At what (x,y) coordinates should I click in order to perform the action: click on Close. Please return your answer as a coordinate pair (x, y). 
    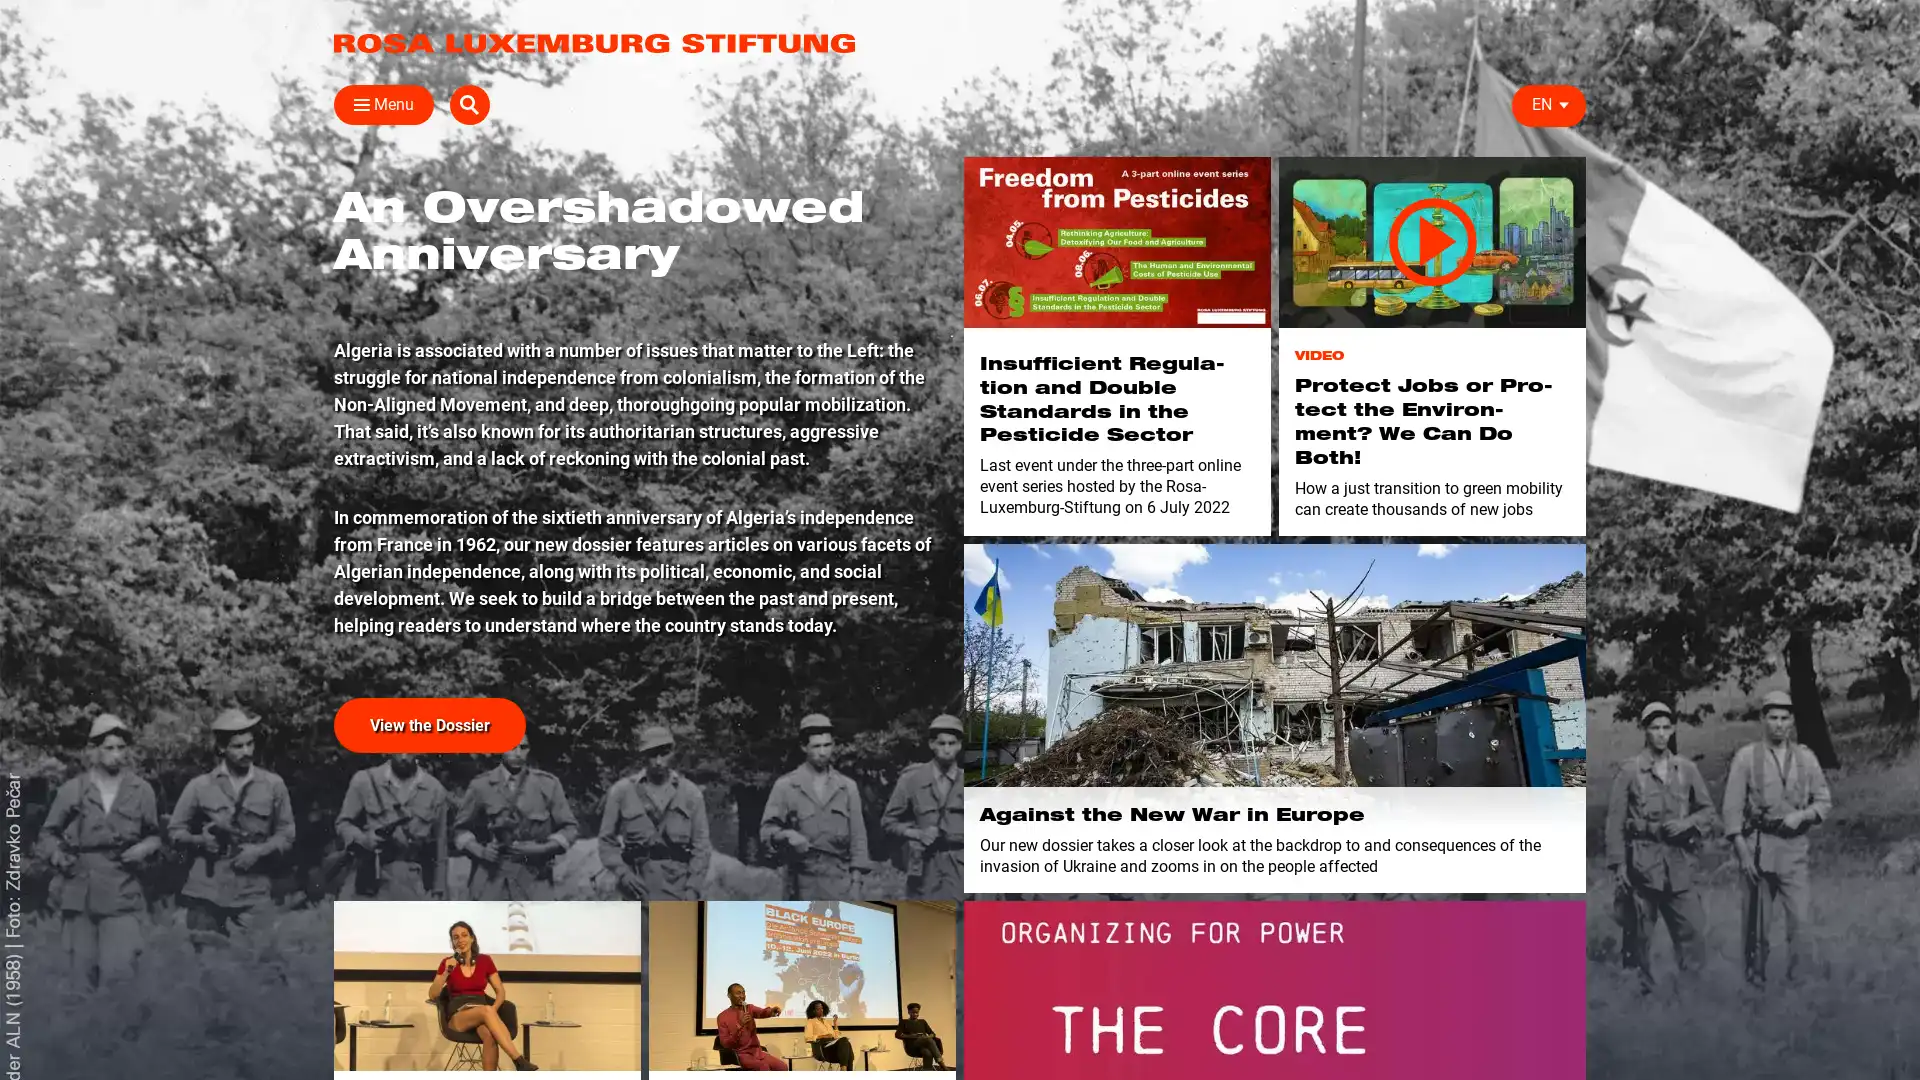
    Looking at the image, I should click on (1562, 146).